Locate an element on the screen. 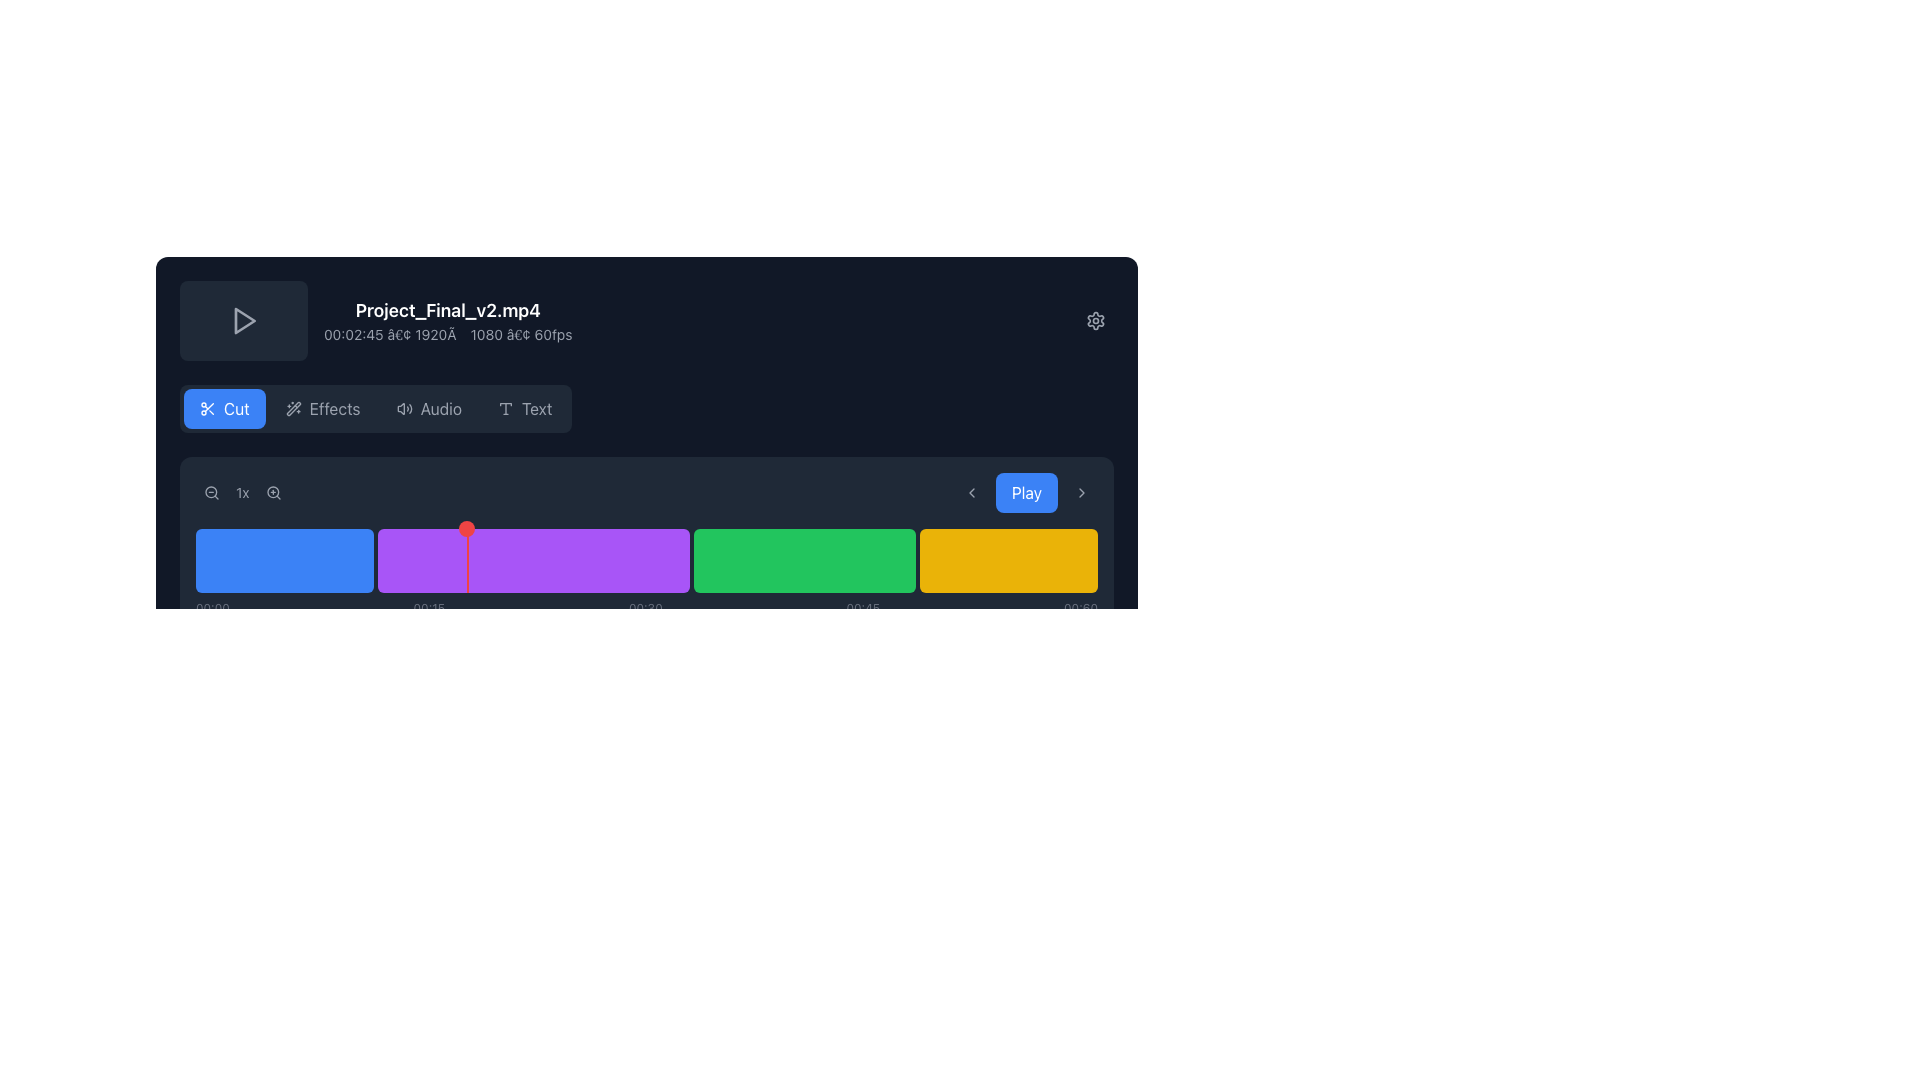 The width and height of the screenshot is (1920, 1080). the label located in the horizontal bar at the top of the interface, positioned to the right of 'Effects' and 'Audio' is located at coordinates (537, 407).